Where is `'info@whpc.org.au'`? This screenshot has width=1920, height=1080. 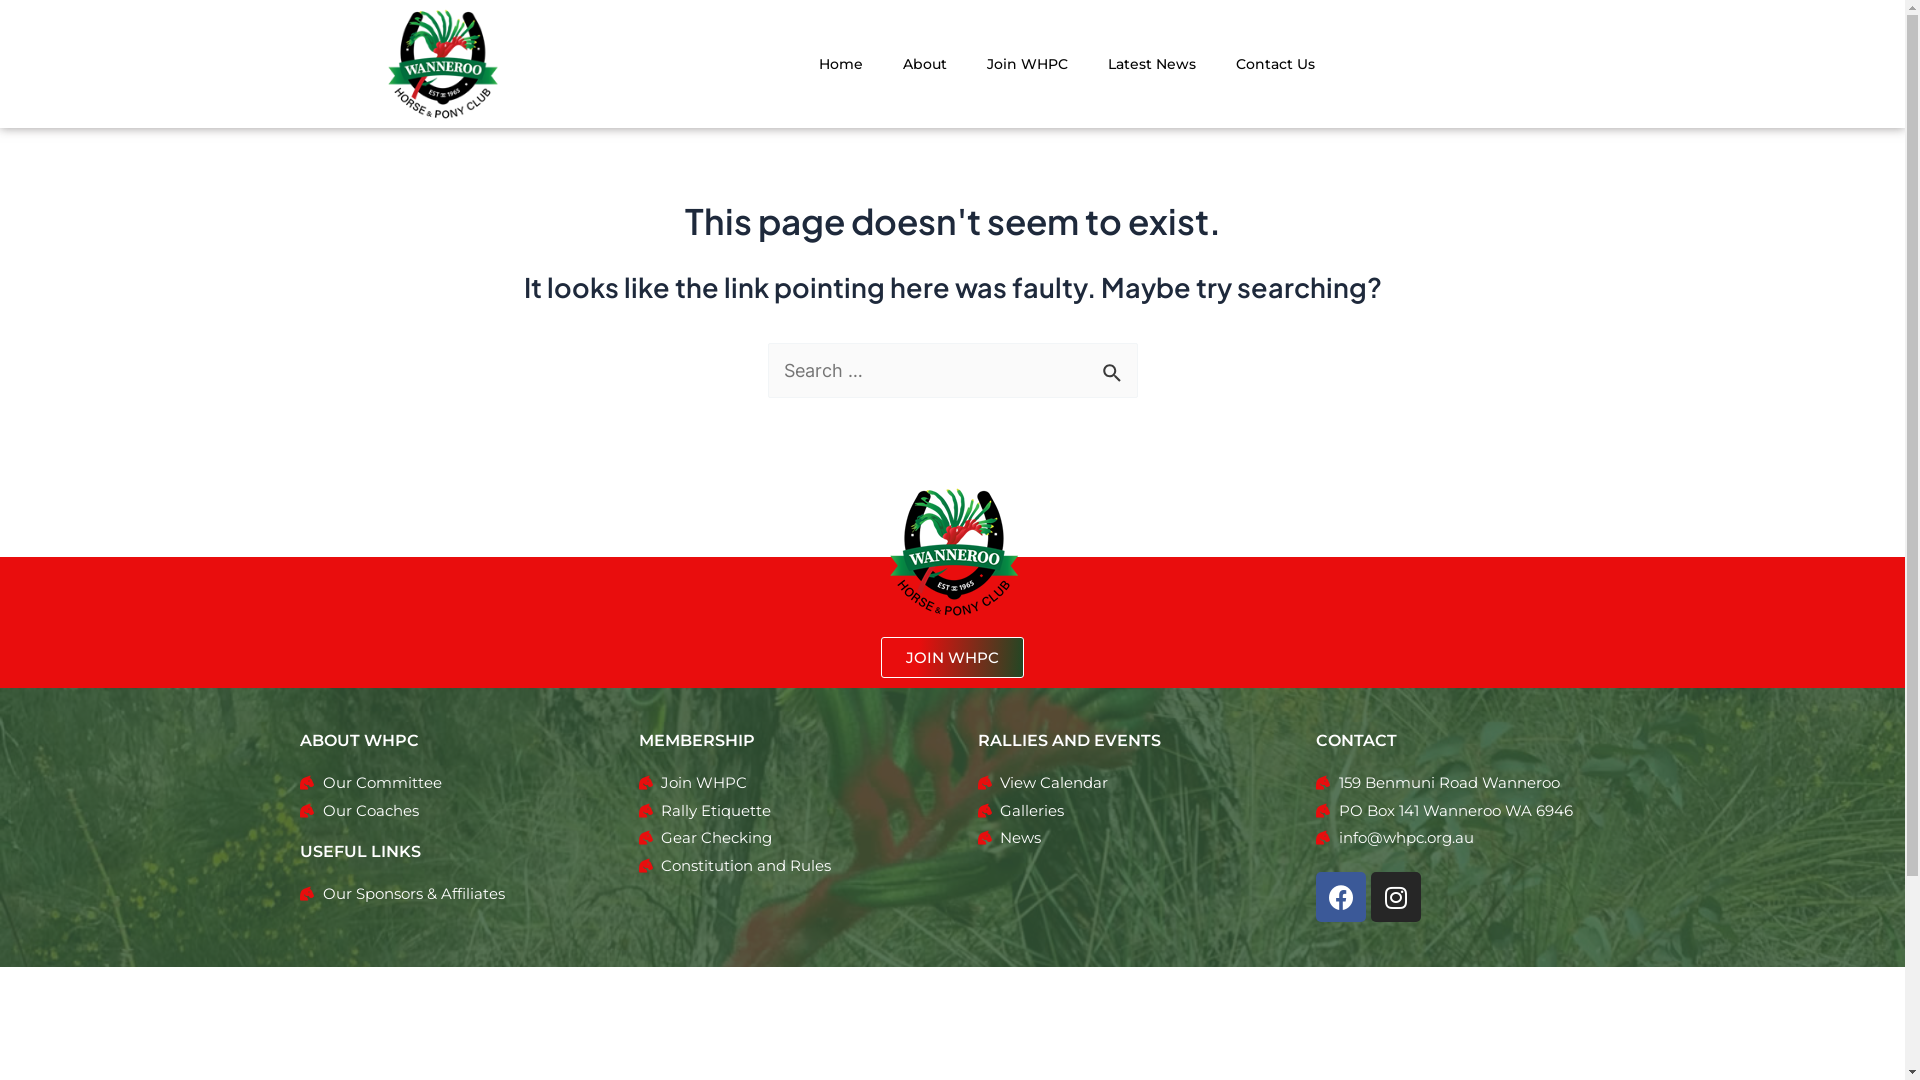 'info@whpc.org.au' is located at coordinates (1460, 837).